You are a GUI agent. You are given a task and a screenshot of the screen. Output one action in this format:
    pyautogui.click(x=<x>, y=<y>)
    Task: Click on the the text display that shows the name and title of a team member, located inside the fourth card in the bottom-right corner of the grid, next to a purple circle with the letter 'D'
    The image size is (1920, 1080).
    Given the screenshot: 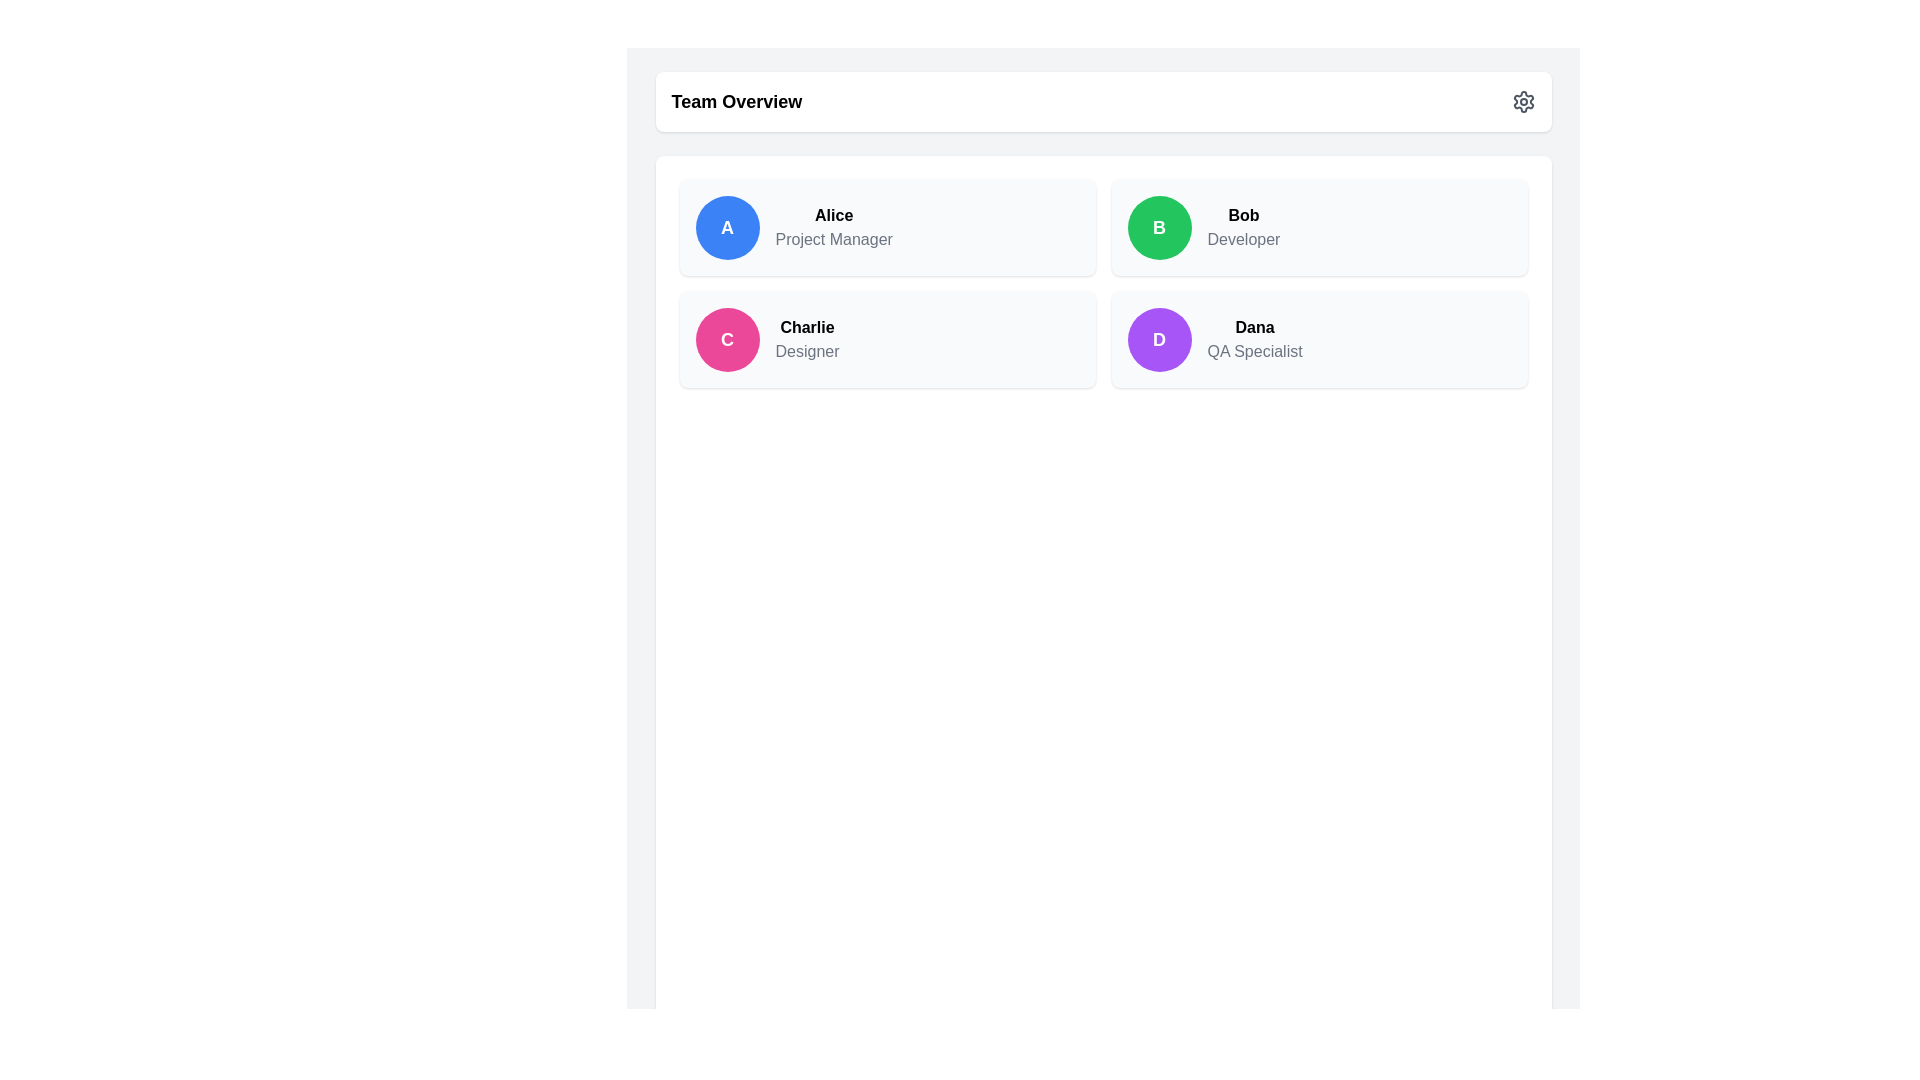 What is the action you would take?
    pyautogui.click(x=1254, y=338)
    